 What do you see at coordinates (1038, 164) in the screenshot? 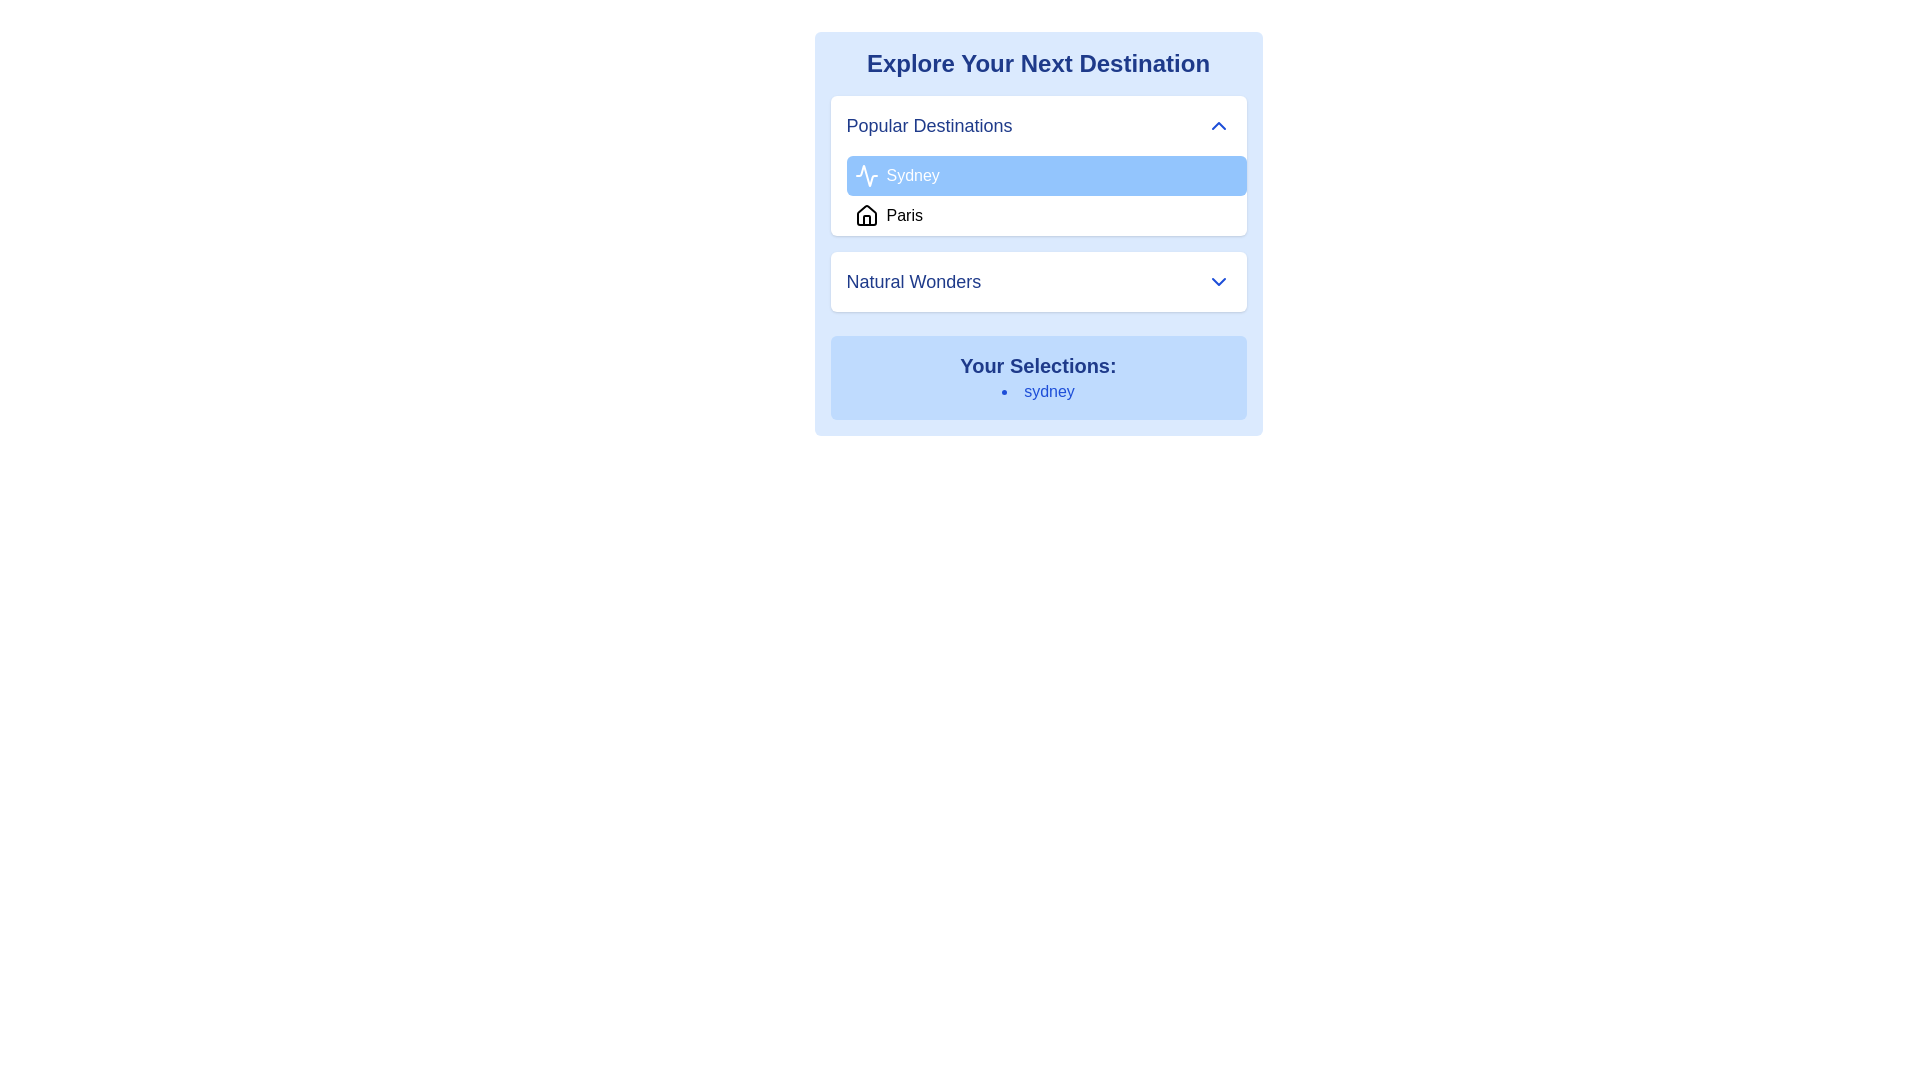
I see `the Dropdown Menu located in the 'Explore Your Next Destination' section` at bounding box center [1038, 164].